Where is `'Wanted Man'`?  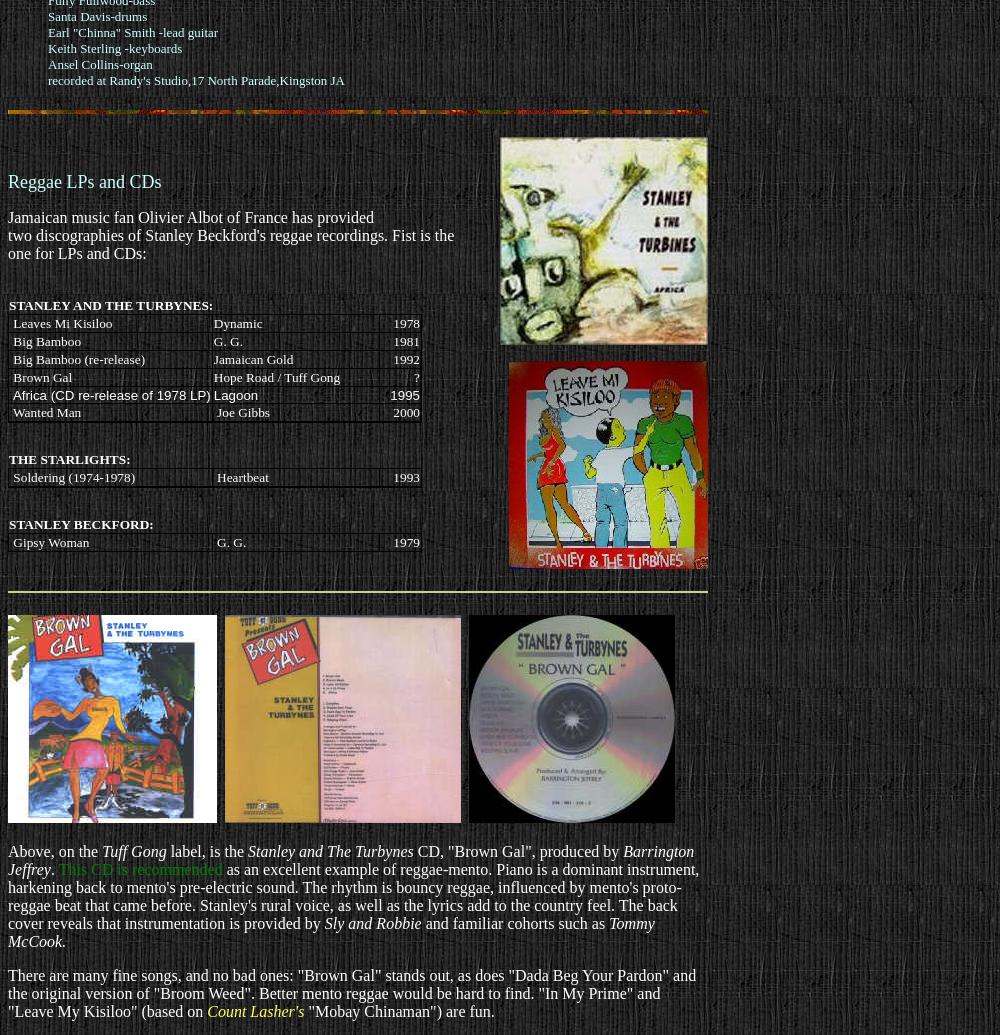 'Wanted Man' is located at coordinates (45, 411).